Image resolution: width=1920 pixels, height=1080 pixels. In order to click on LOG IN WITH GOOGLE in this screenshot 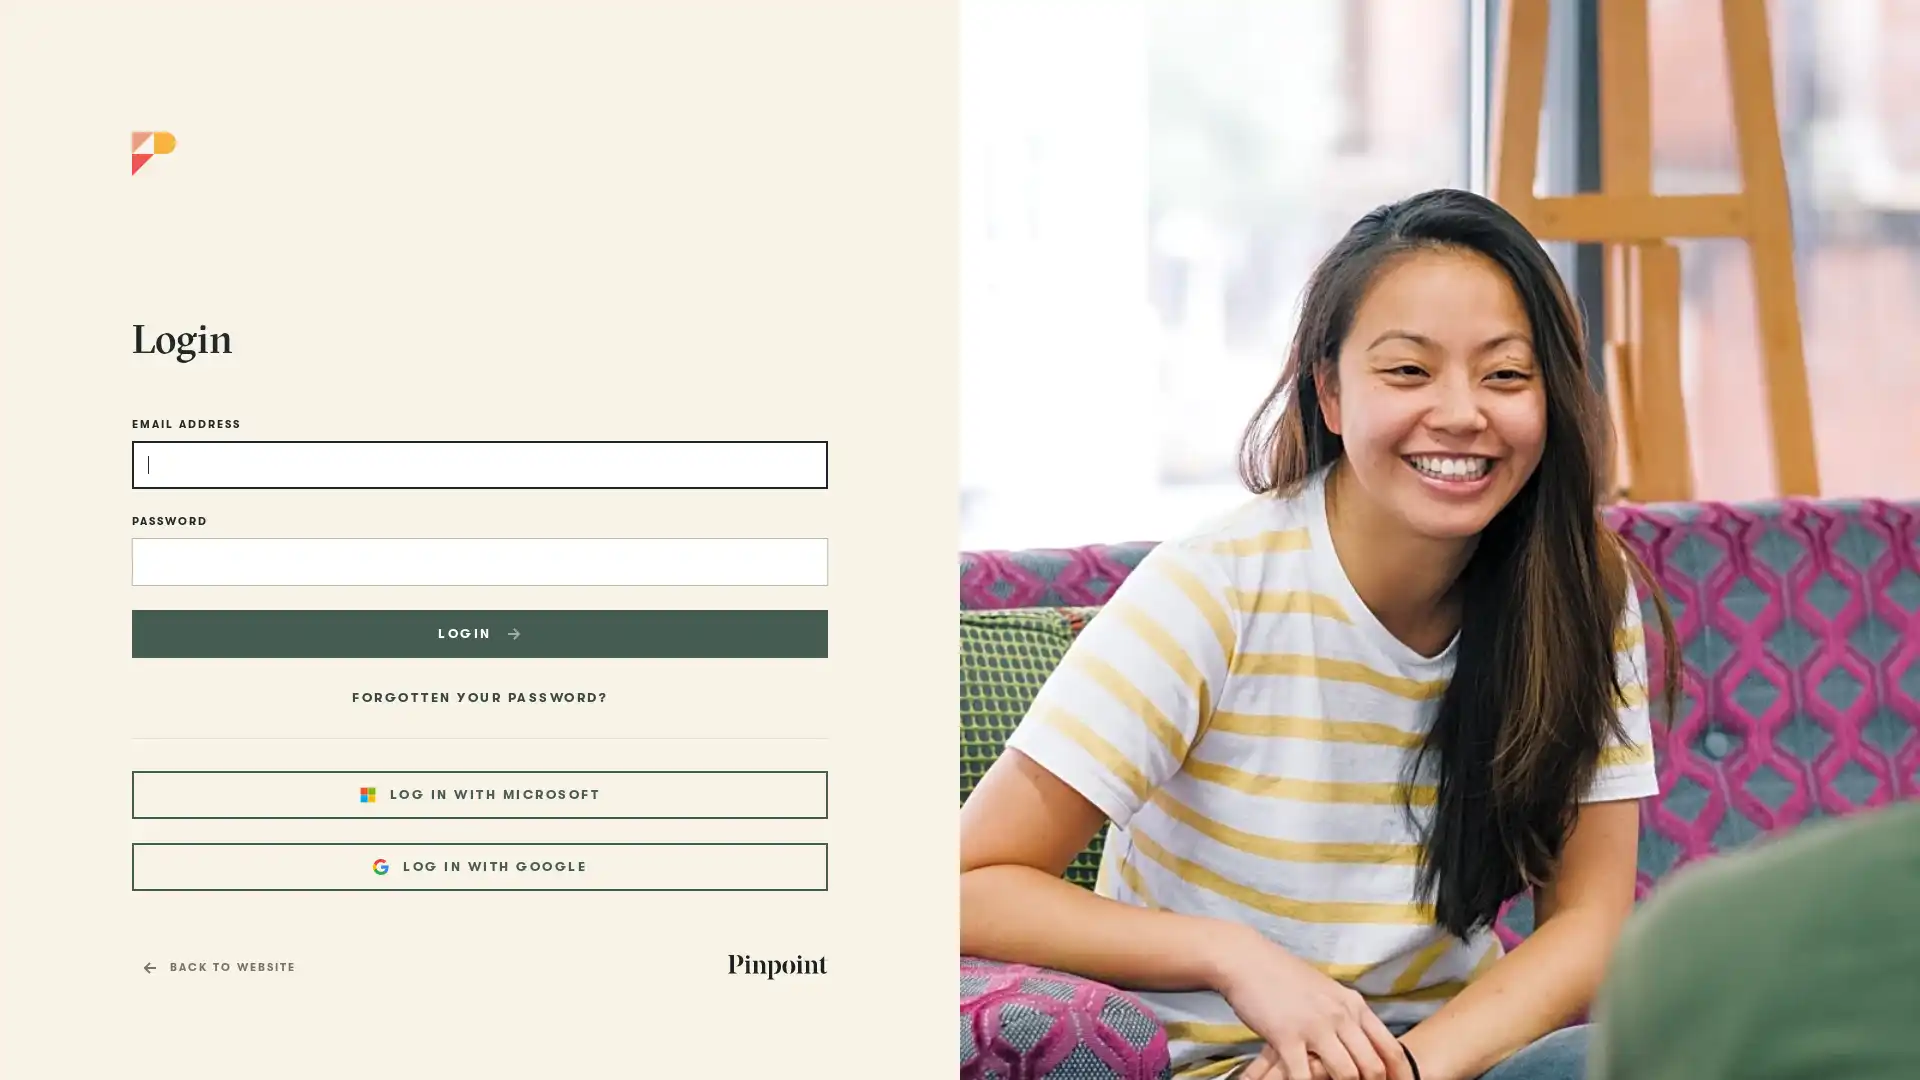, I will do `click(478, 866)`.